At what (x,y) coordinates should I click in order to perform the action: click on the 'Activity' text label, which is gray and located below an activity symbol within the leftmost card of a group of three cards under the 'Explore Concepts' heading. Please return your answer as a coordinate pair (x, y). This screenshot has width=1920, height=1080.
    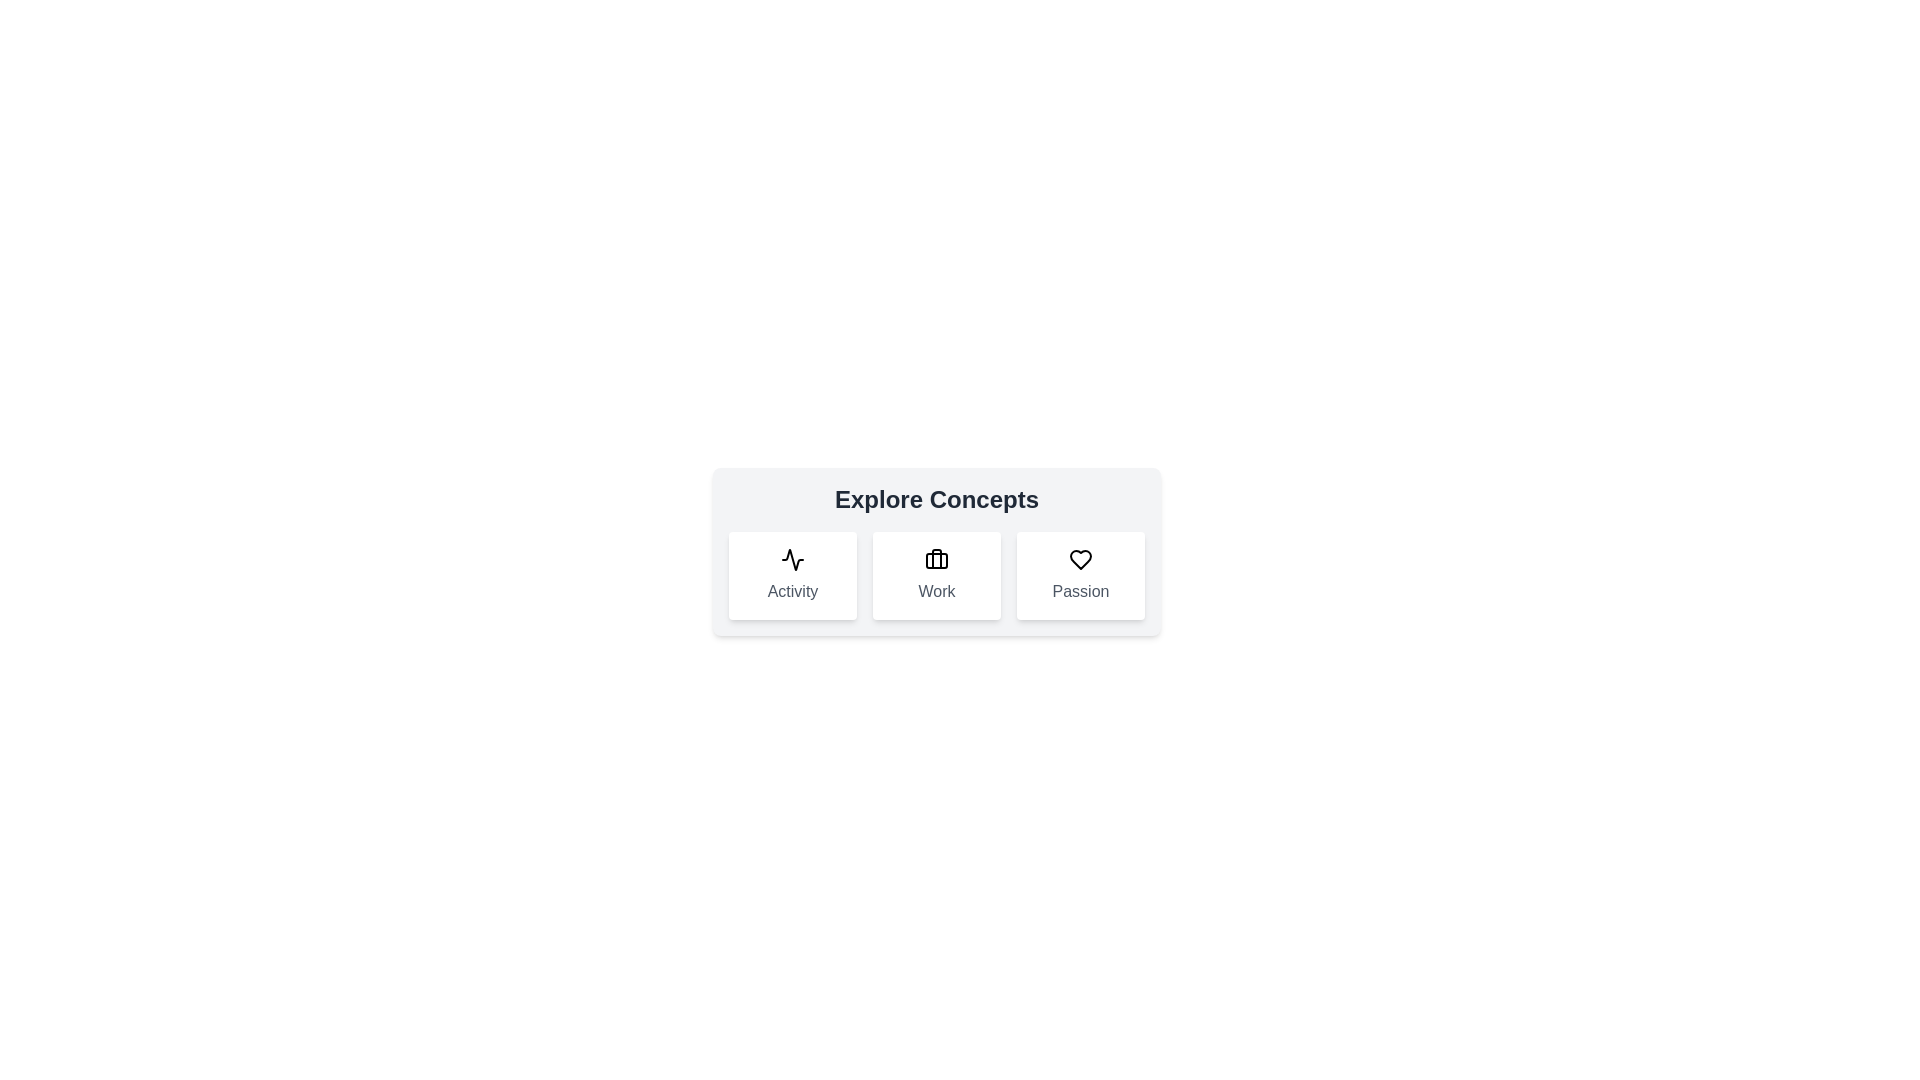
    Looking at the image, I should click on (791, 590).